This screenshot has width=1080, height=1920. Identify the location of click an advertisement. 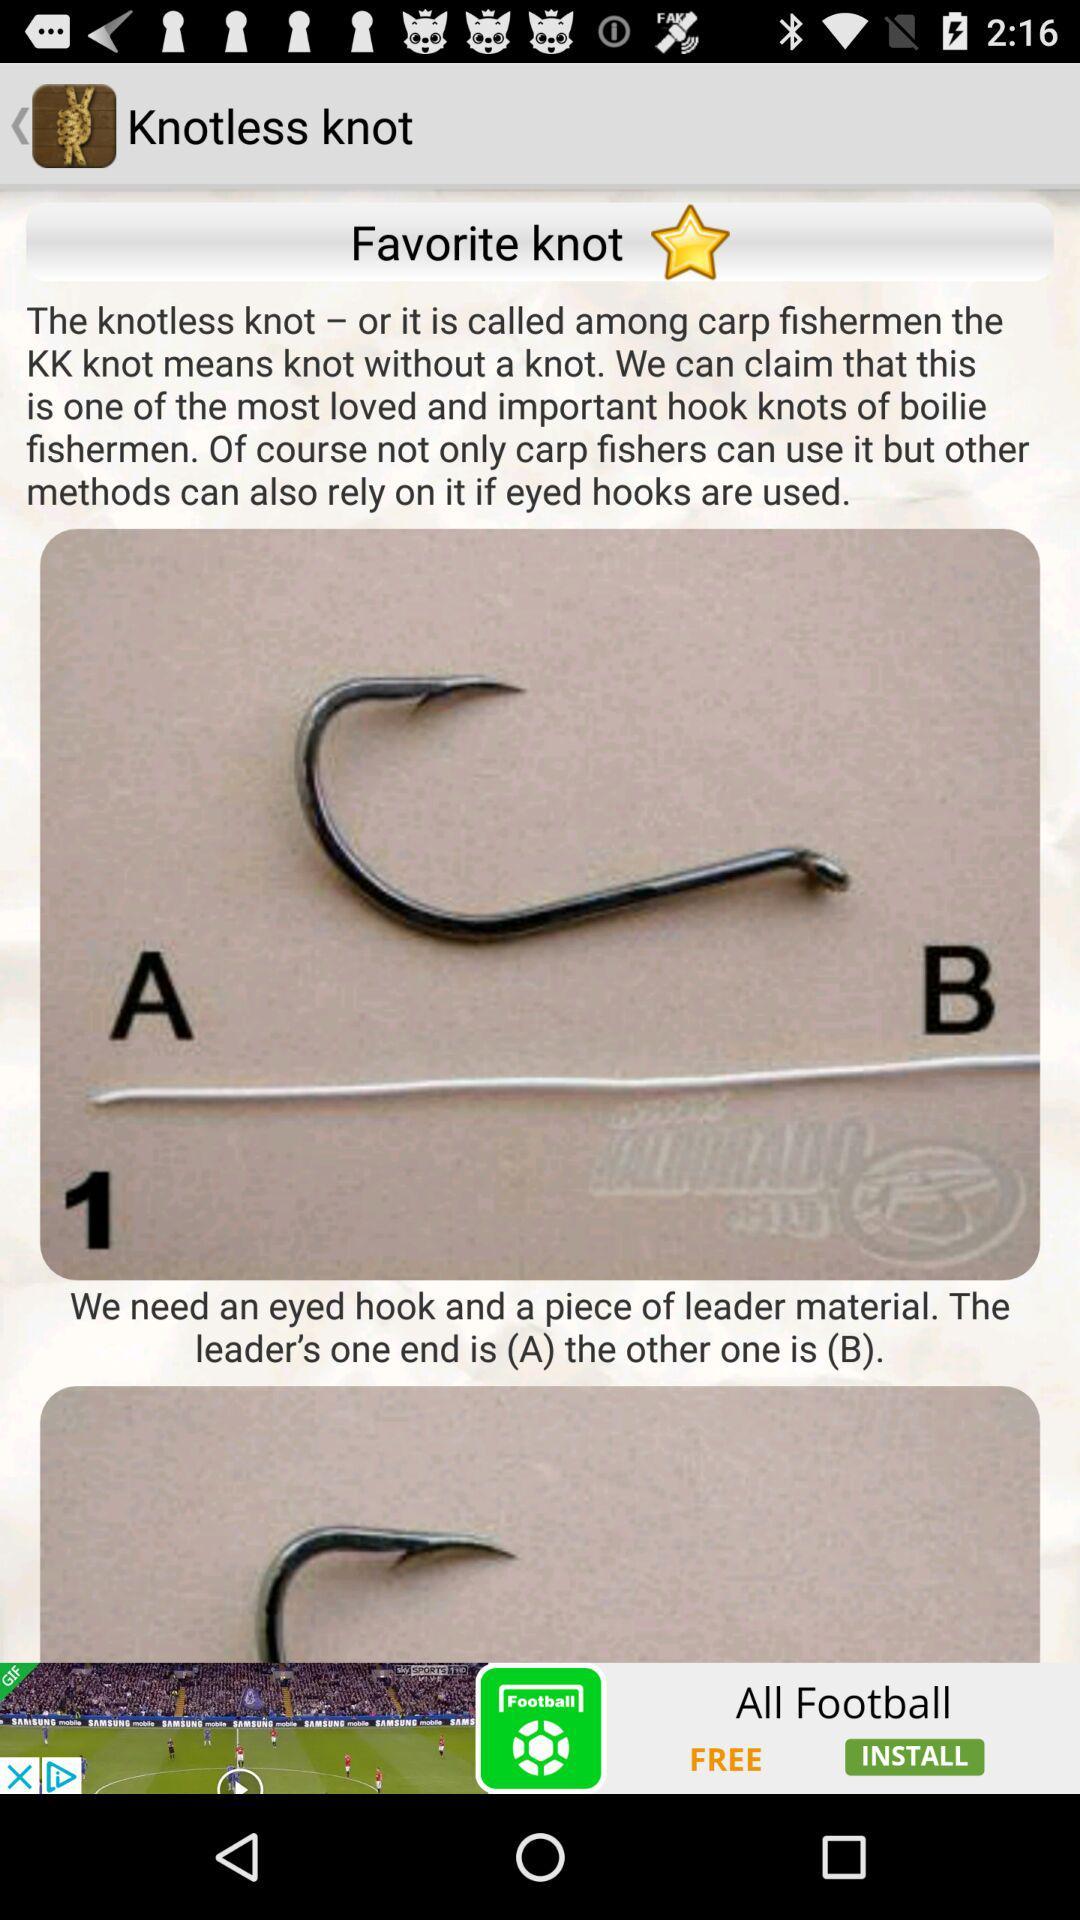
(540, 1727).